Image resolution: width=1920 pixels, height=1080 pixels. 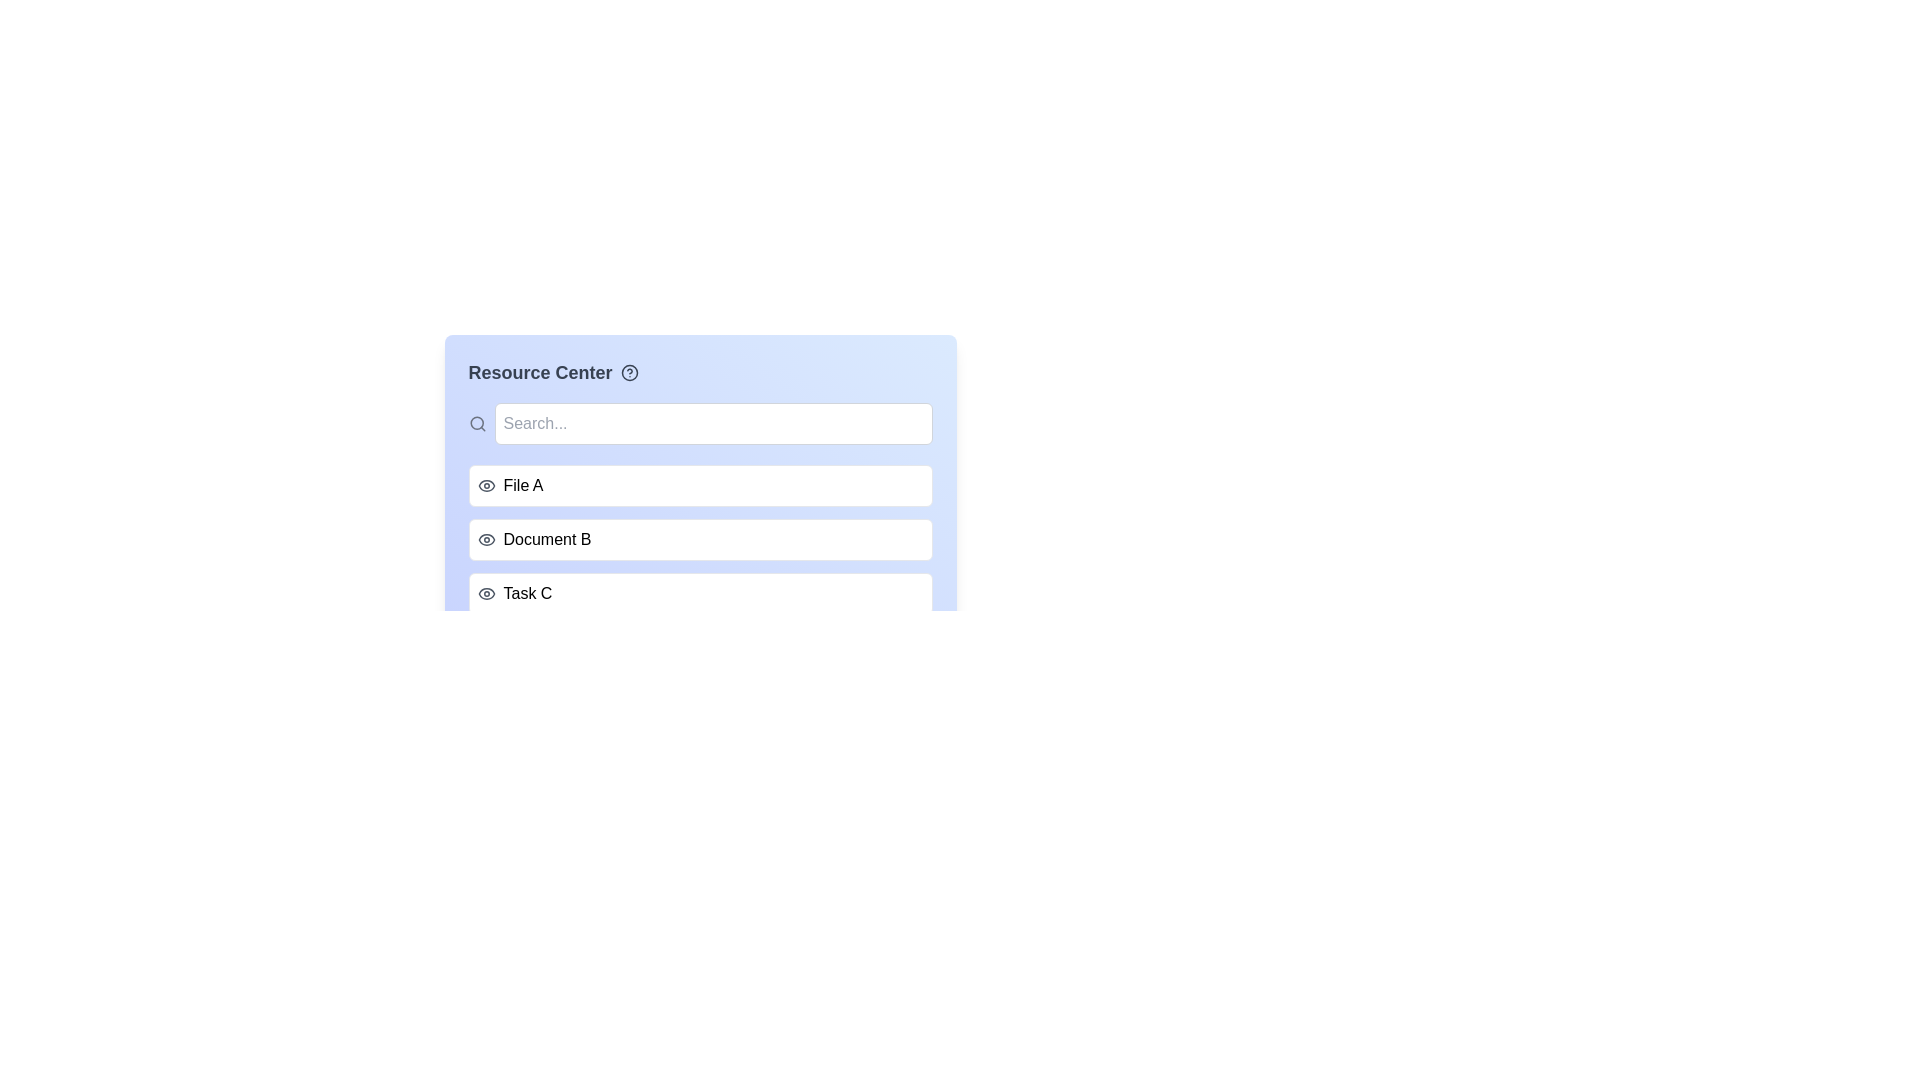 I want to click on the outer circular boundary of the SVG icon representing the help feature, located near the title 'Resource Center', so click(x=628, y=373).